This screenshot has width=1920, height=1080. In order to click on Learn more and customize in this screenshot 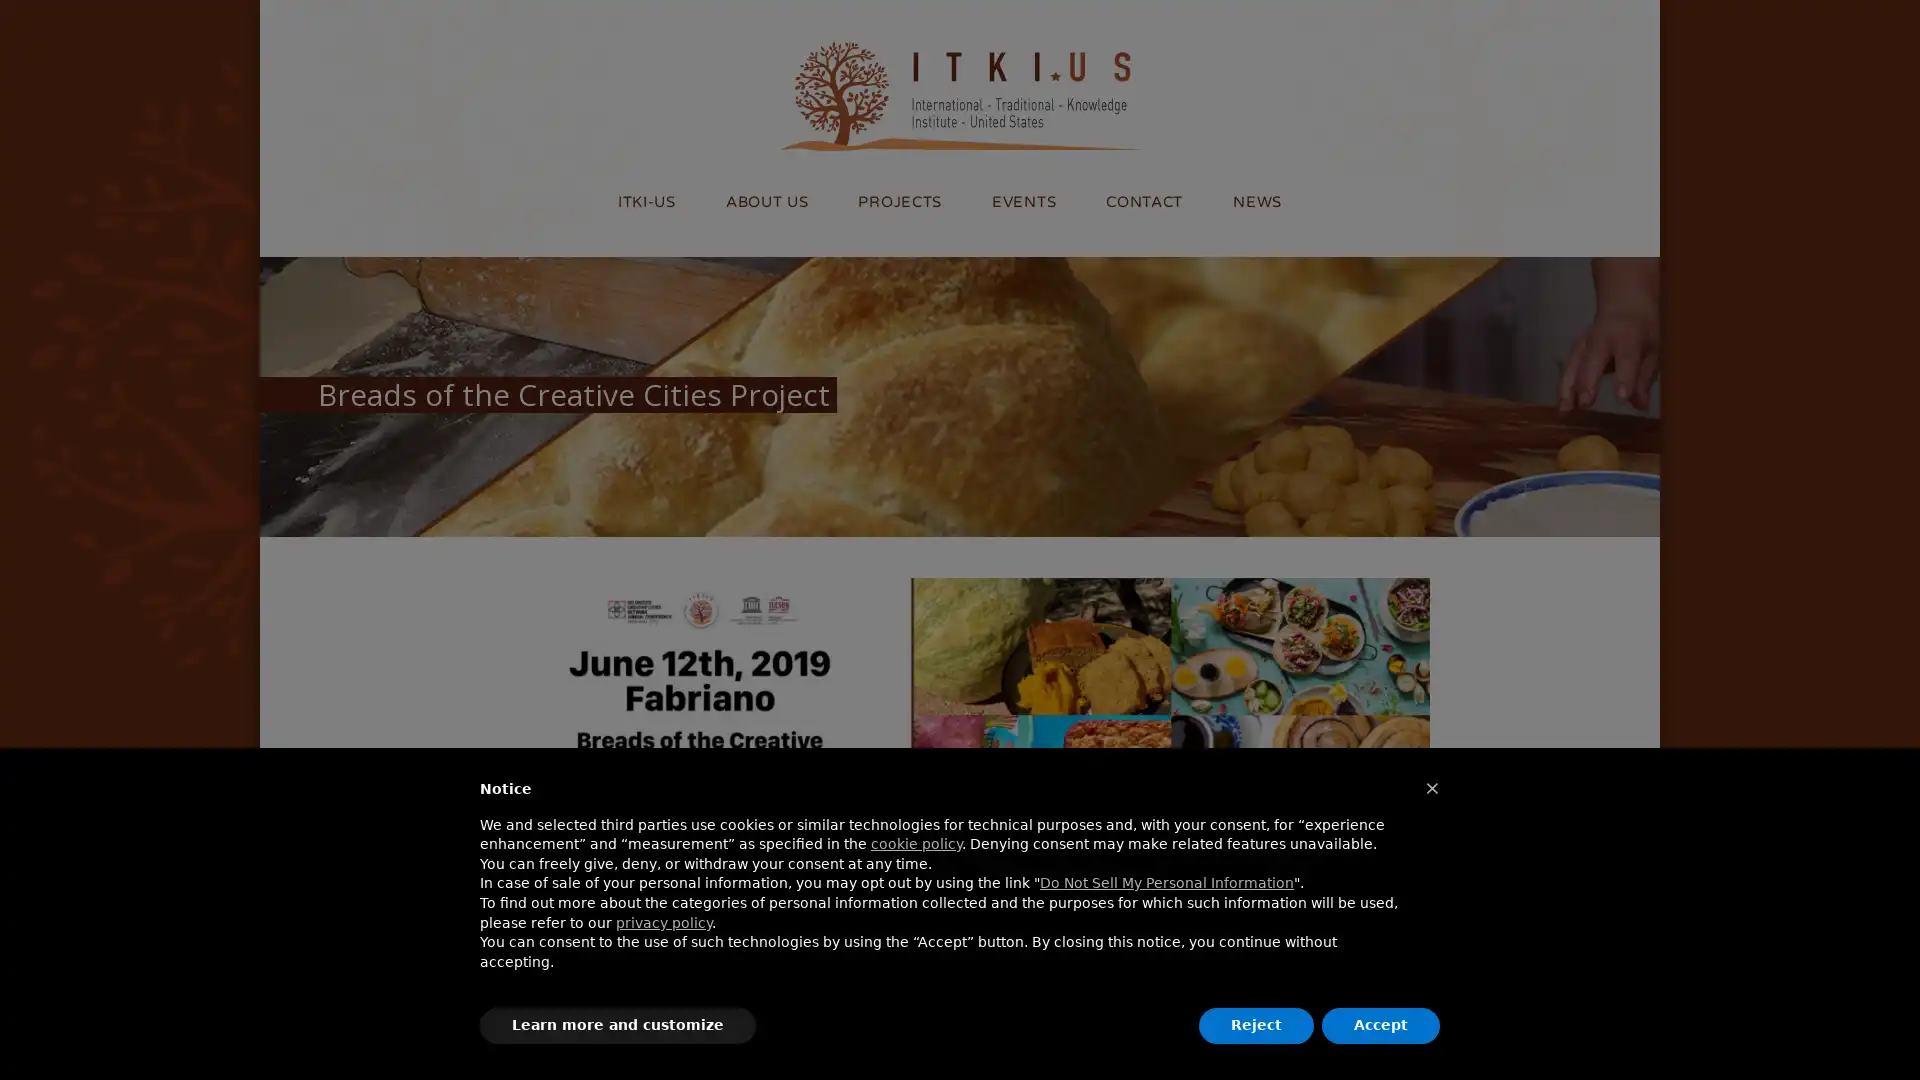, I will do `click(617, 1026)`.